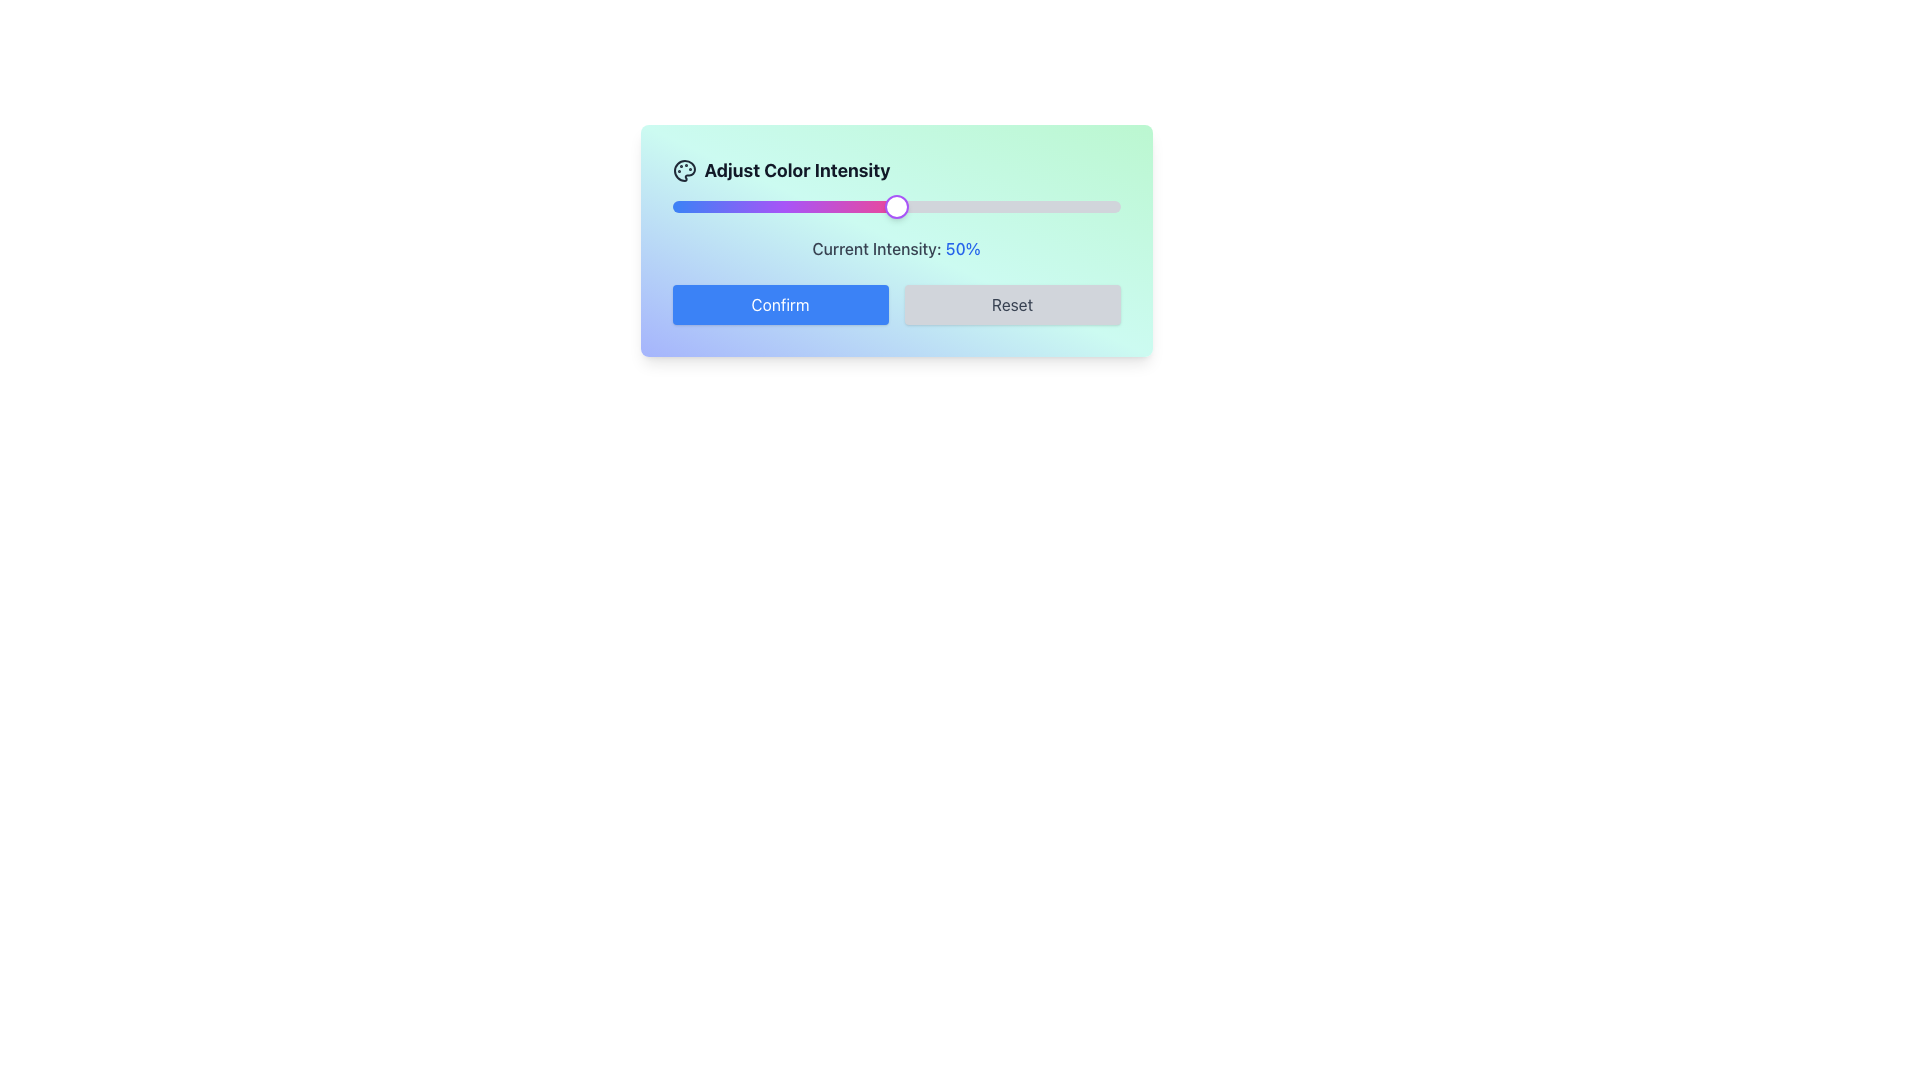 Image resolution: width=1920 pixels, height=1080 pixels. Describe the element at coordinates (880, 207) in the screenshot. I see `the intensity` at that location.